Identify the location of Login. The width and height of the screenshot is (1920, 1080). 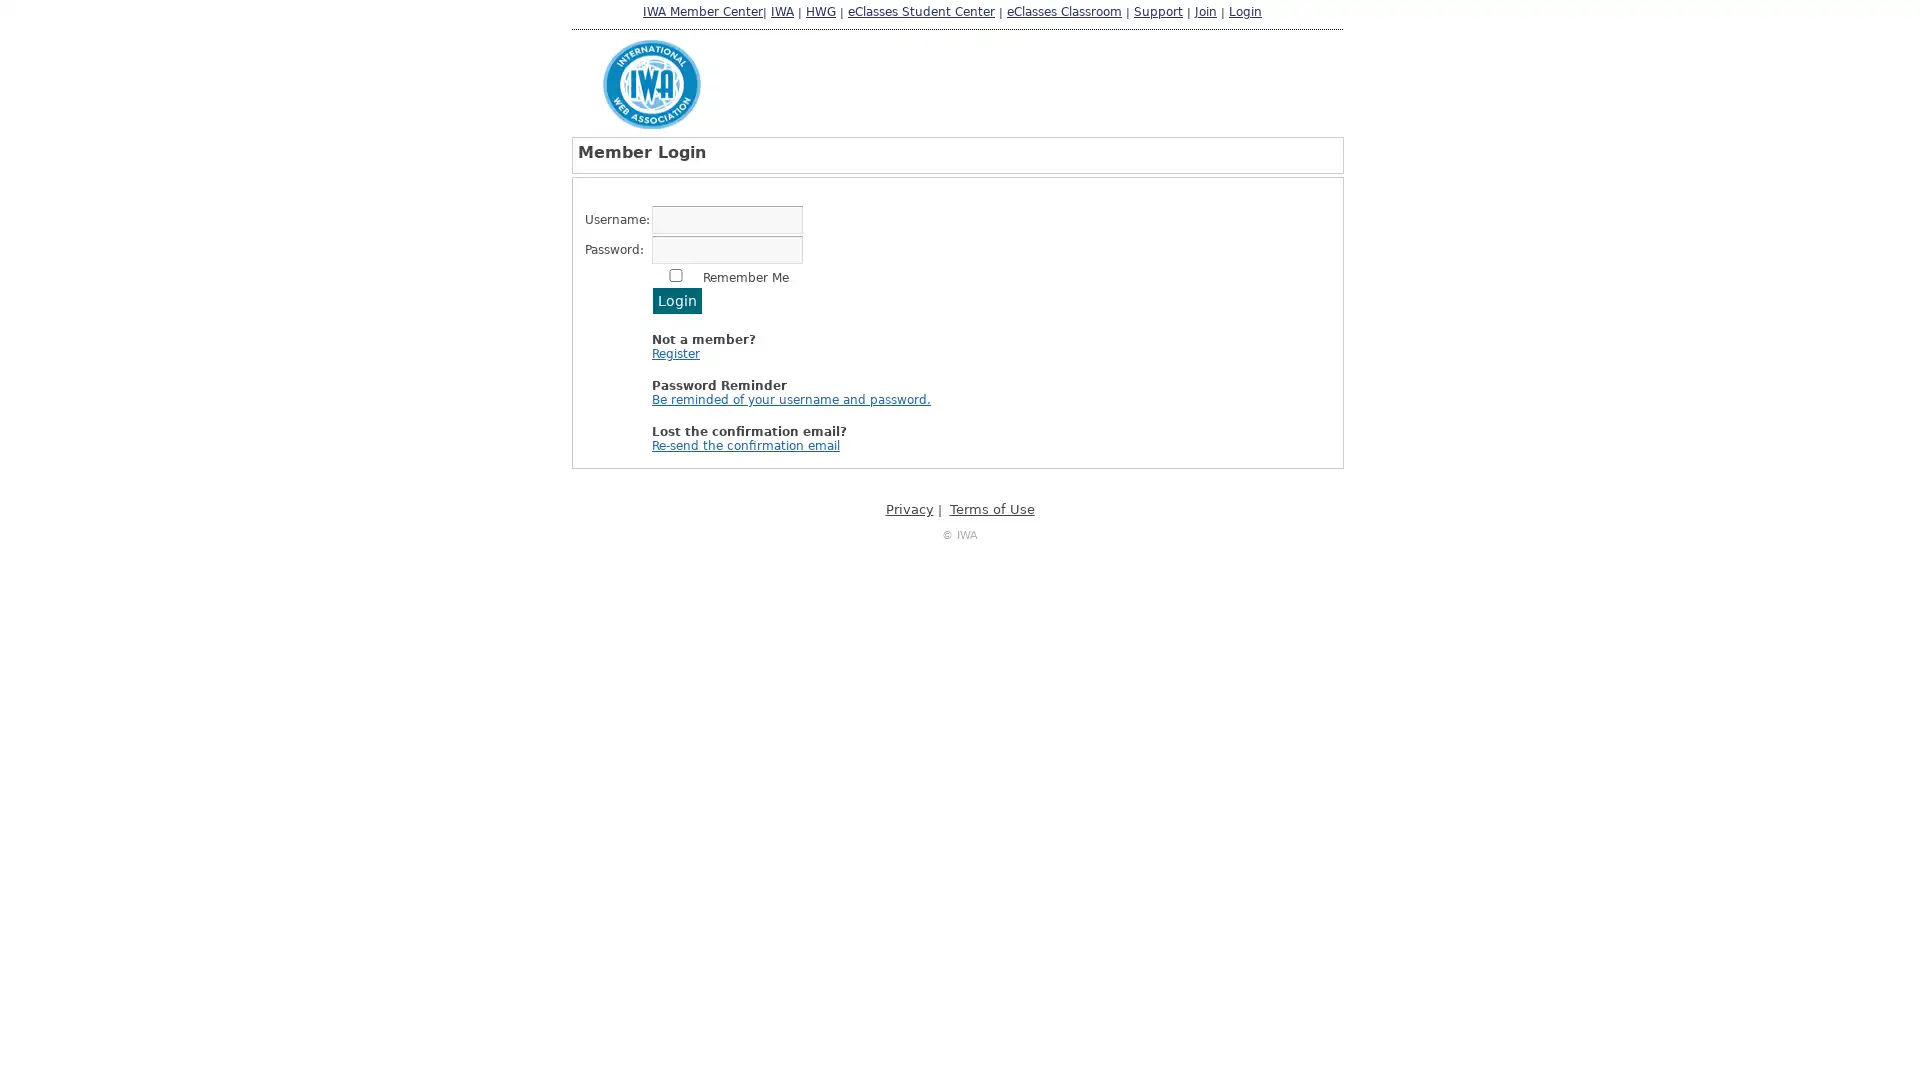
(677, 300).